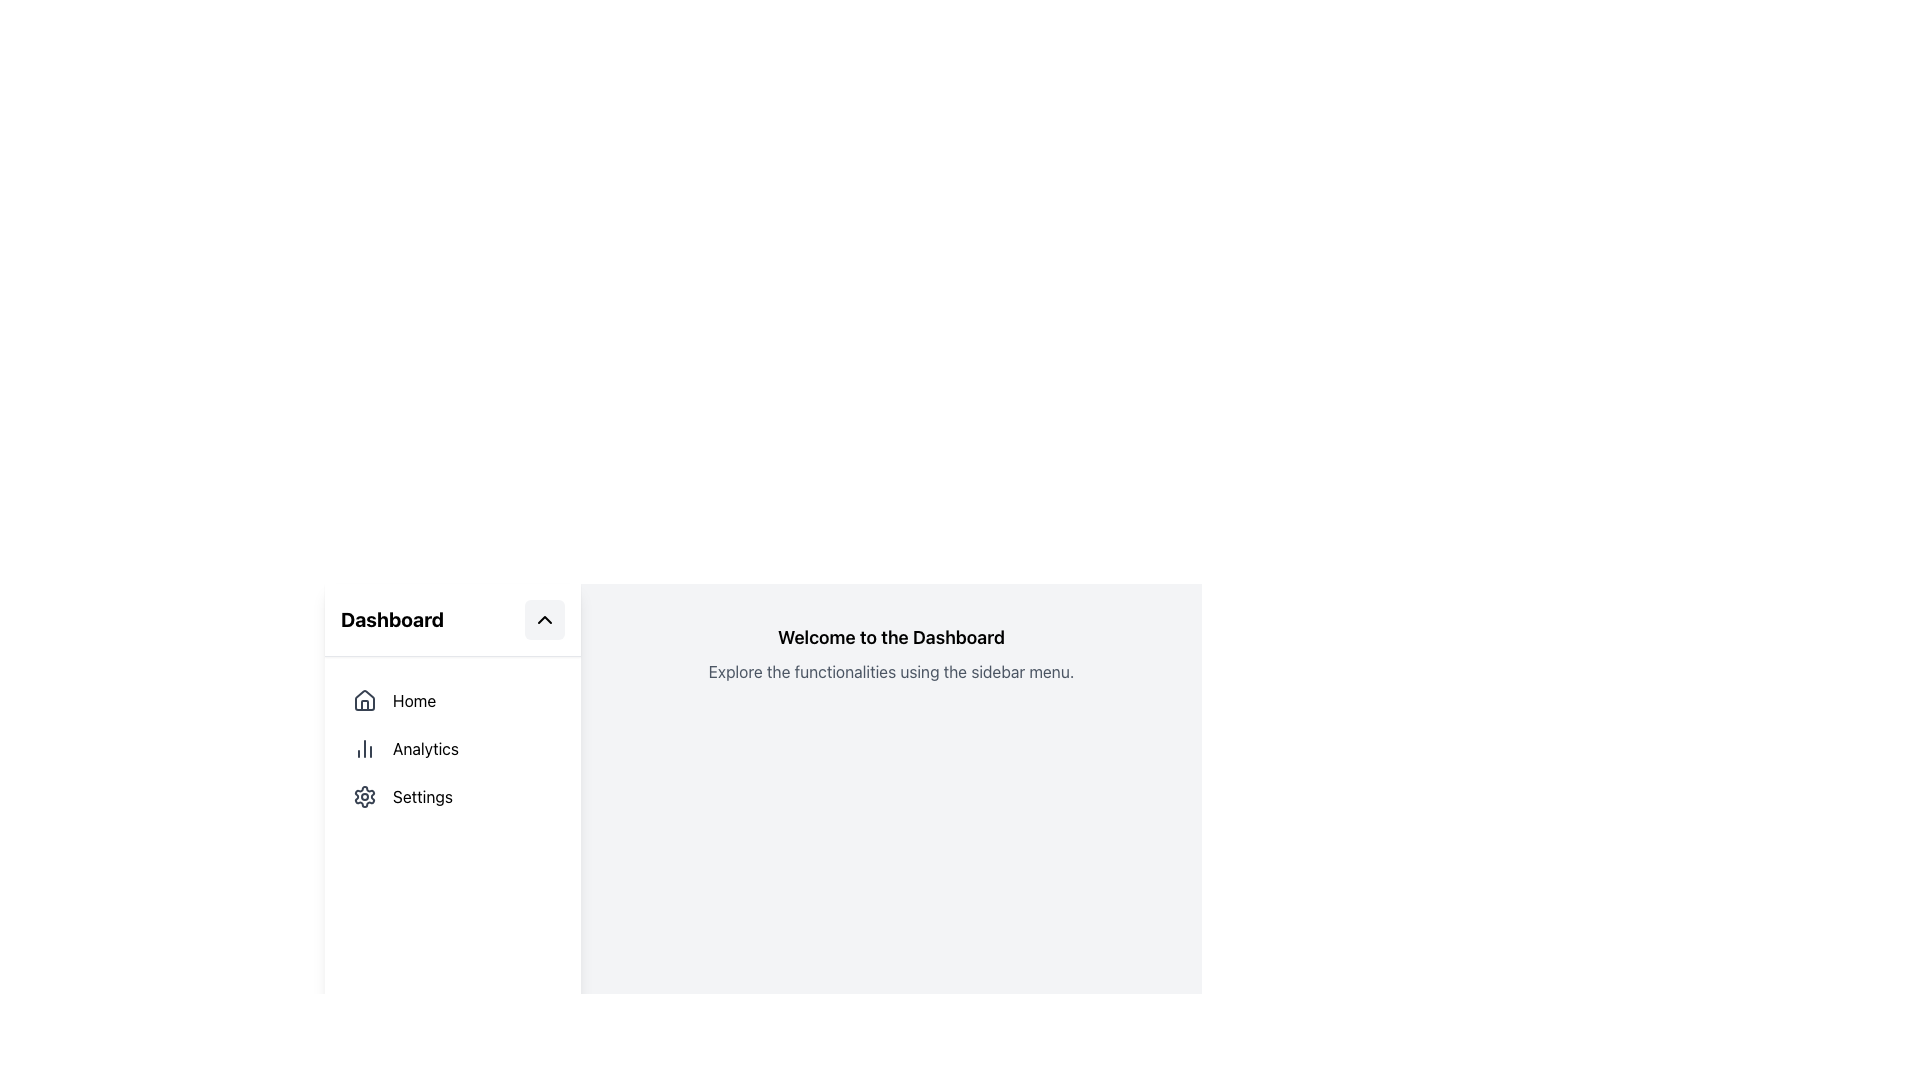 This screenshot has width=1920, height=1080. I want to click on the toggle button for collapsing or expanding a section, located to the right of the 'Dashboard' text in the header, so click(545, 619).